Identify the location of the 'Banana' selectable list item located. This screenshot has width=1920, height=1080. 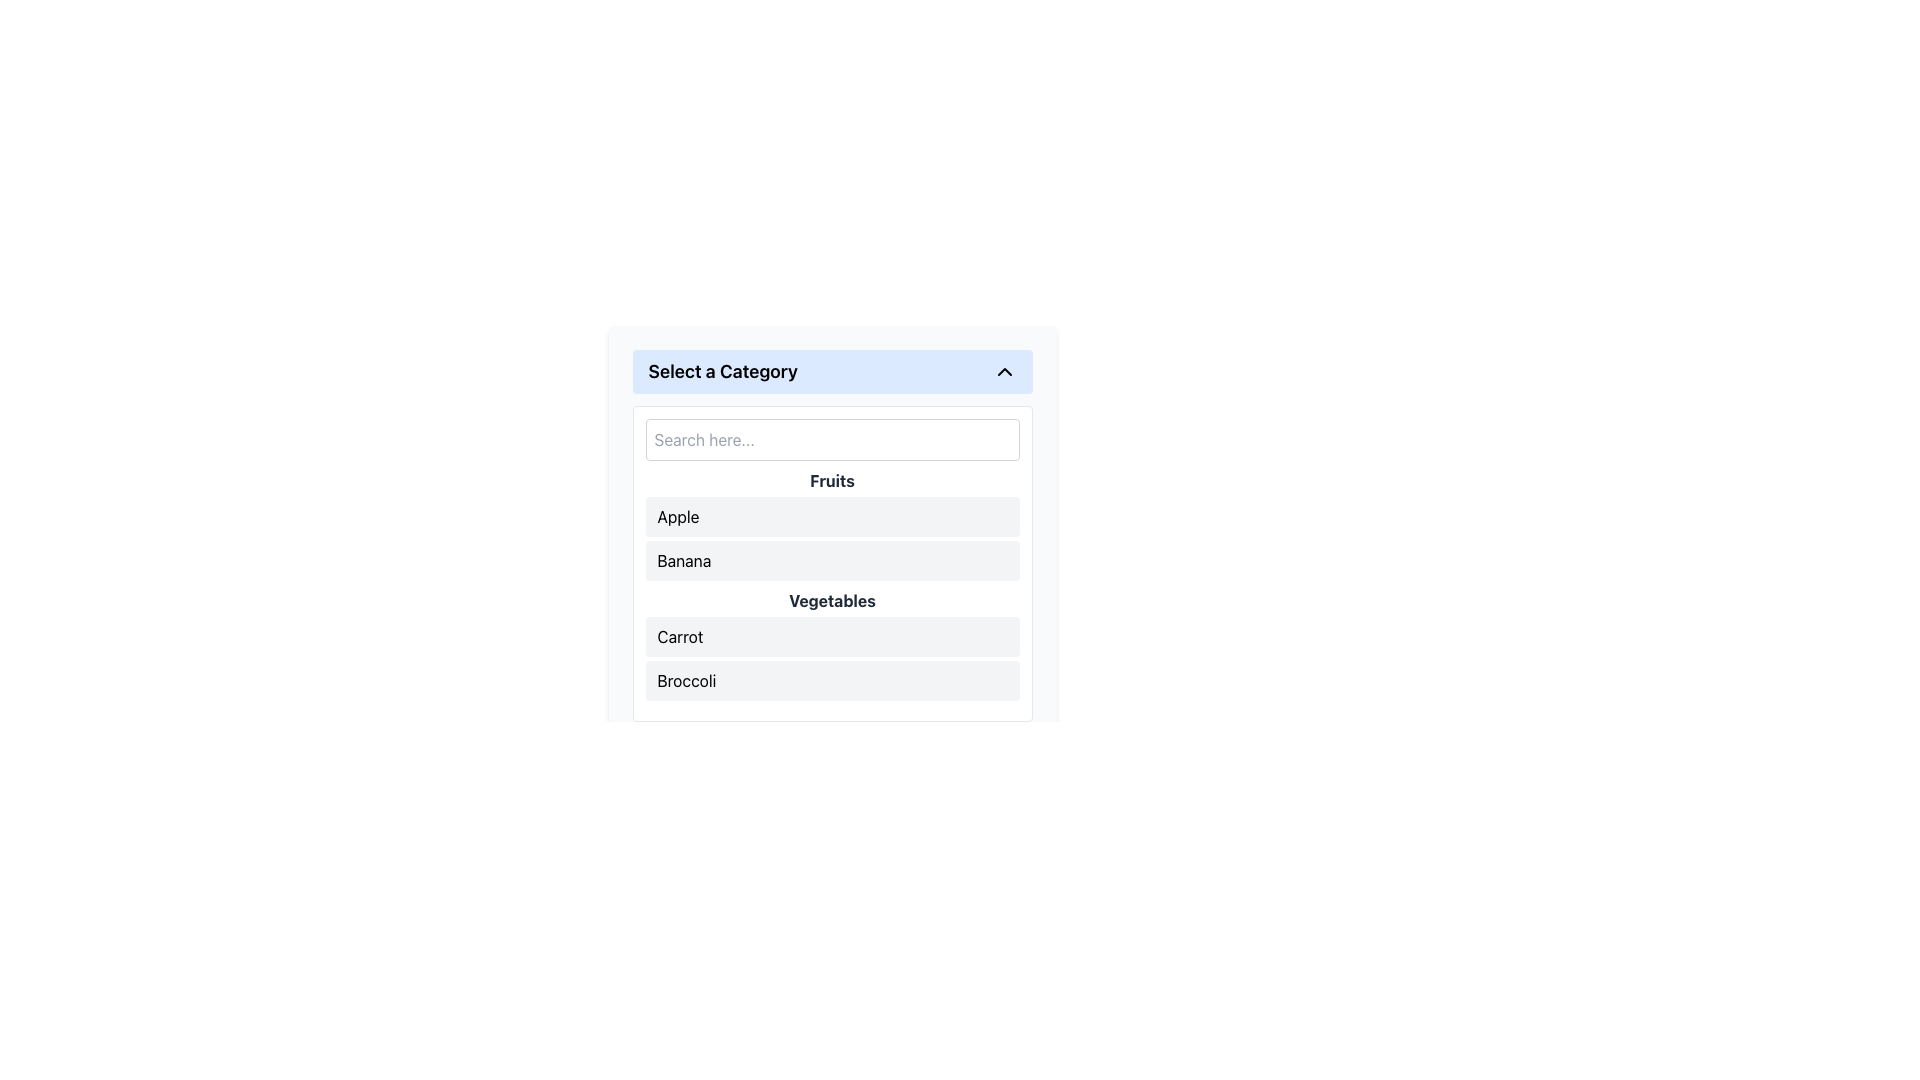
(832, 560).